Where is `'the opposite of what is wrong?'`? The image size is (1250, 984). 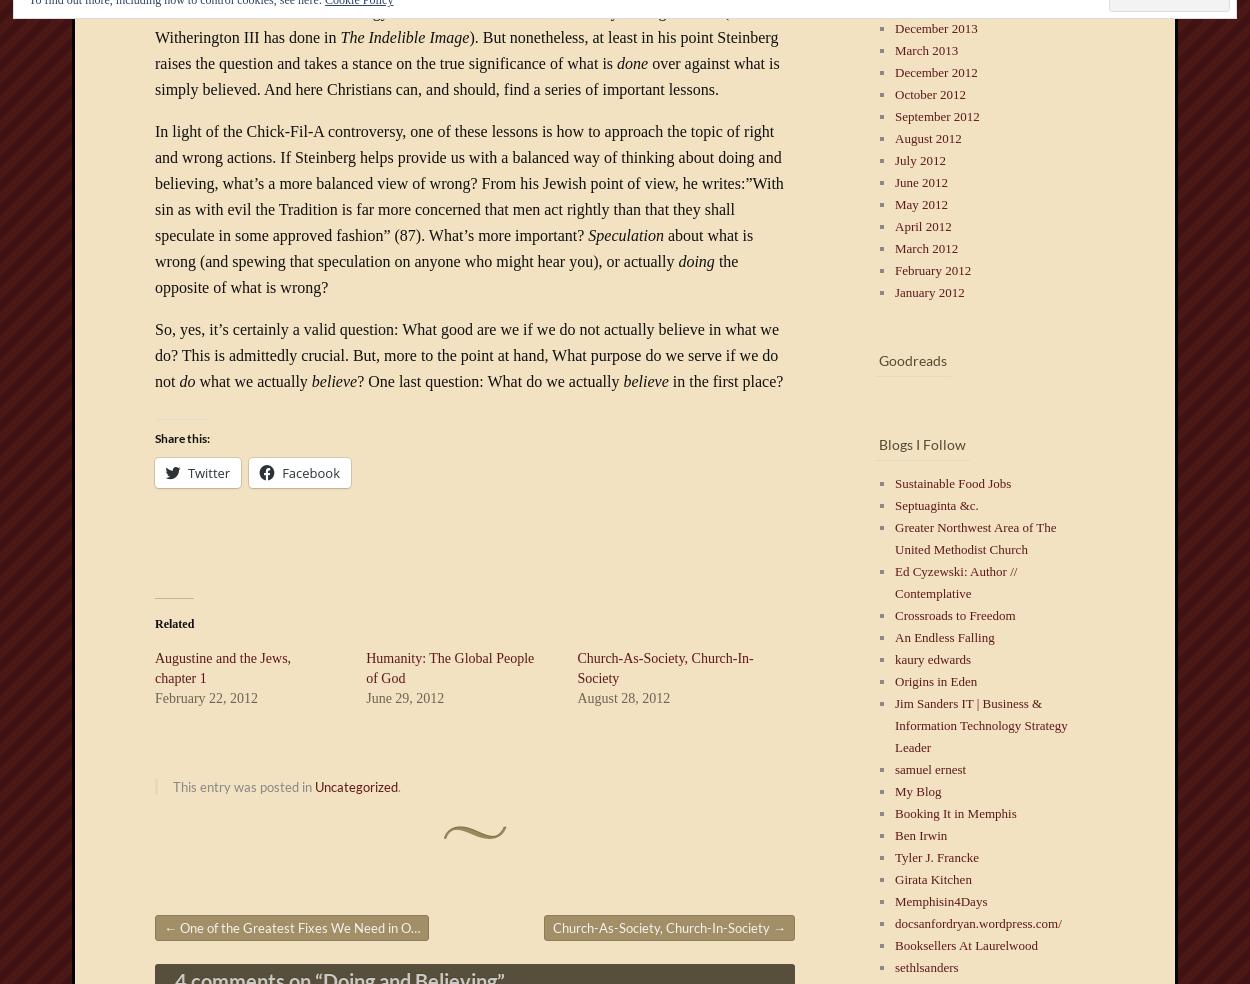
'the opposite of what is wrong?' is located at coordinates (445, 273).